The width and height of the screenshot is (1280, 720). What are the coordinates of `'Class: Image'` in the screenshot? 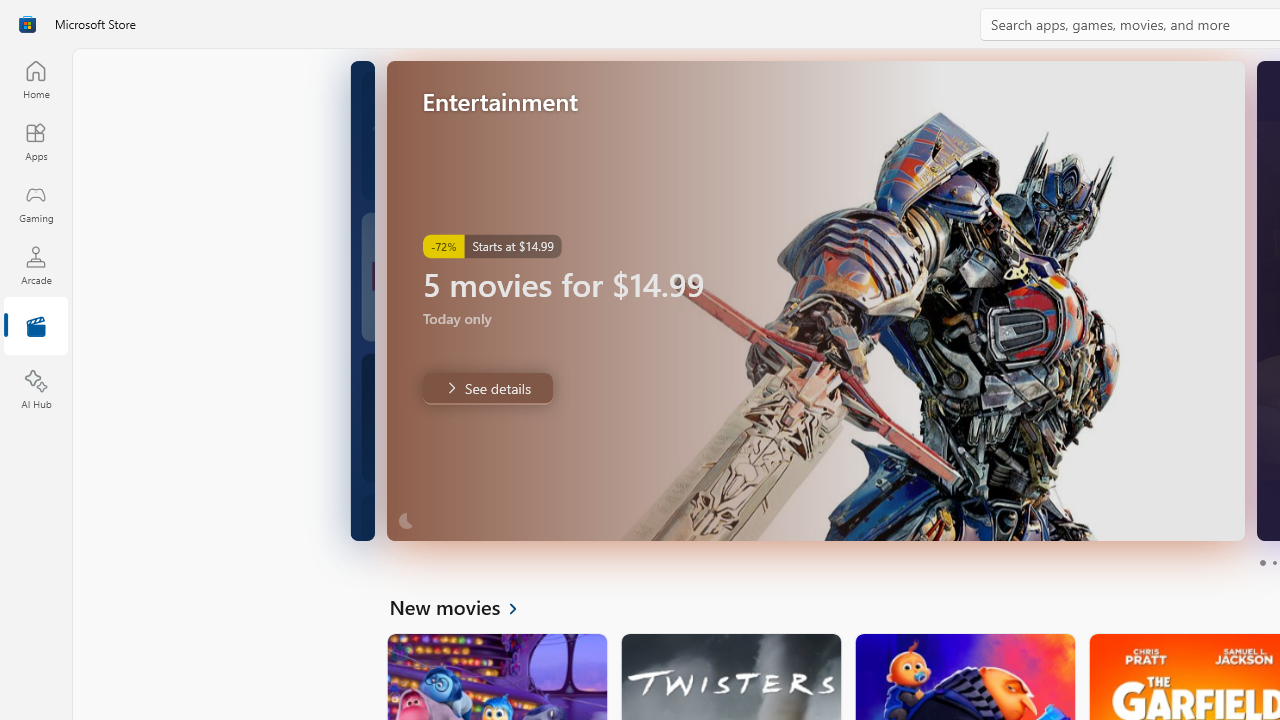 It's located at (27, 24).